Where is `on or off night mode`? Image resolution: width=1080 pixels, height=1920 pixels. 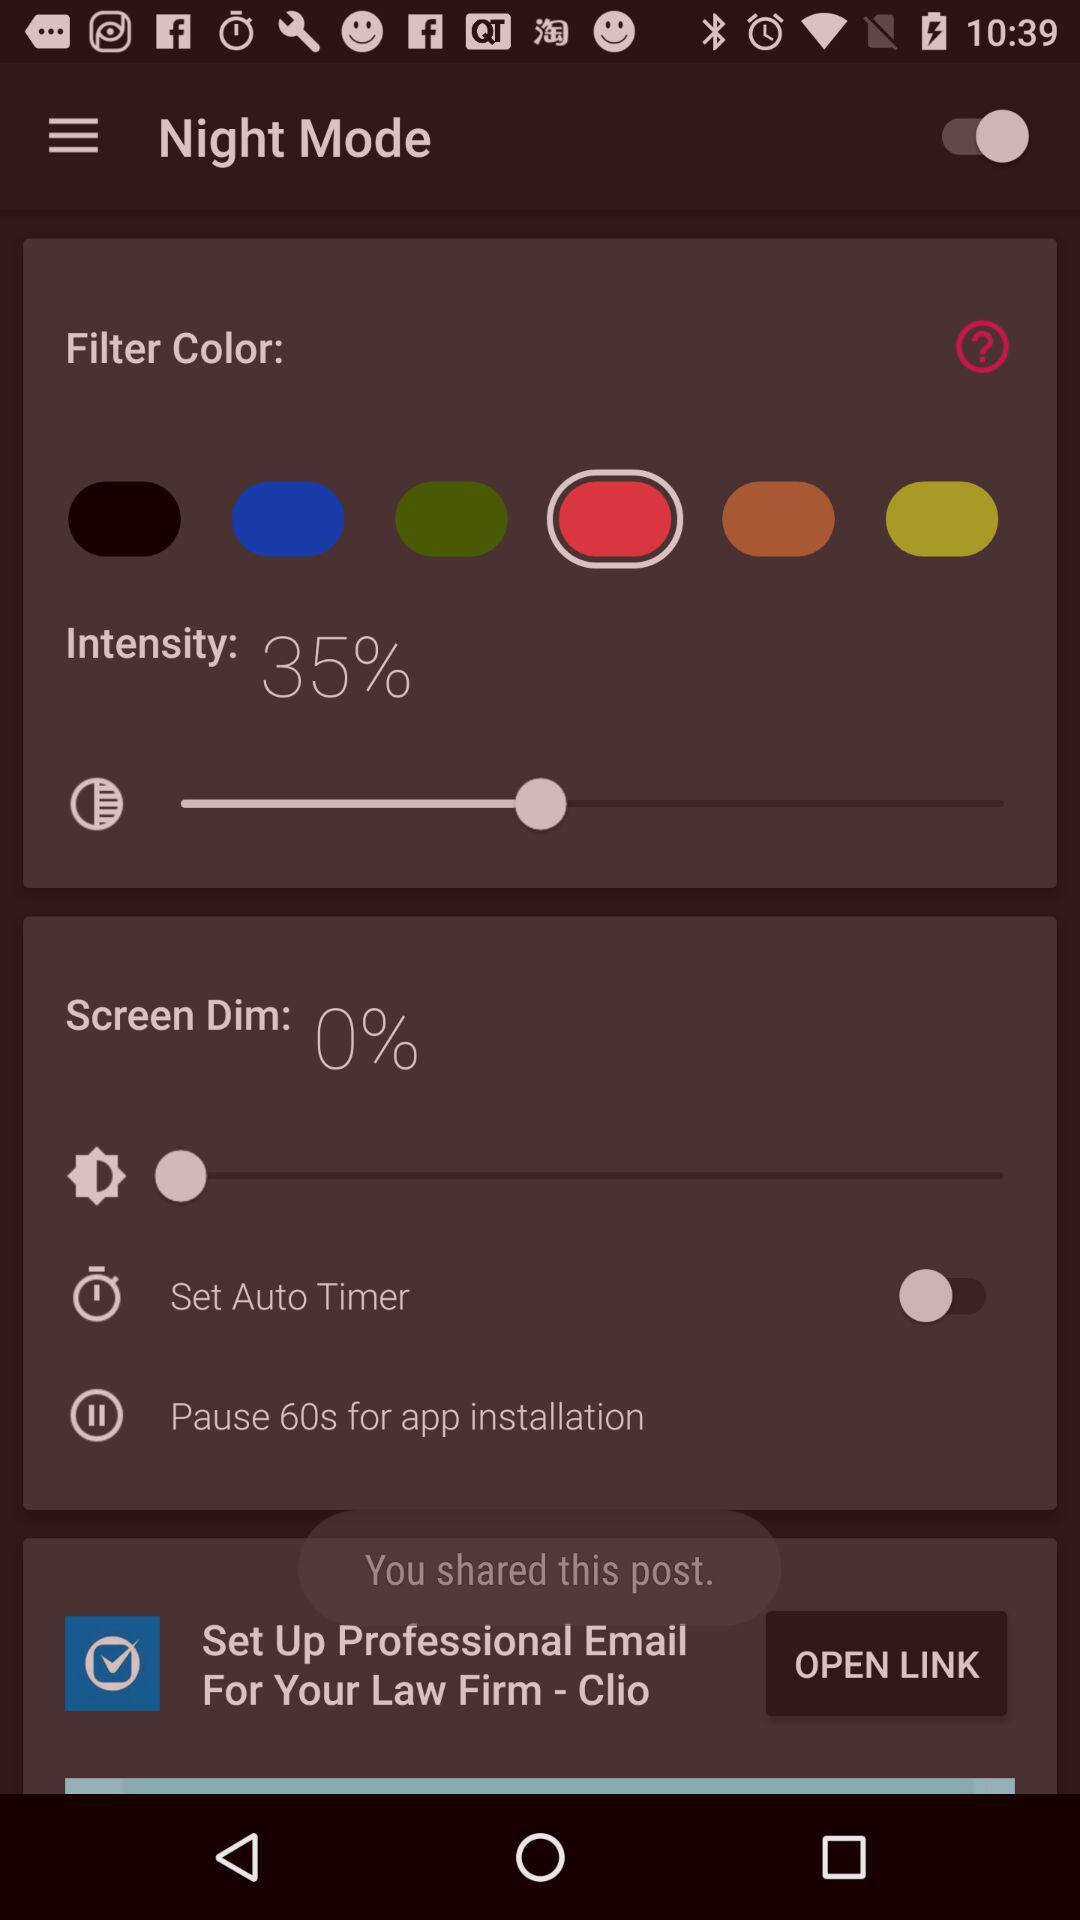 on or off night mode is located at coordinates (974, 135).